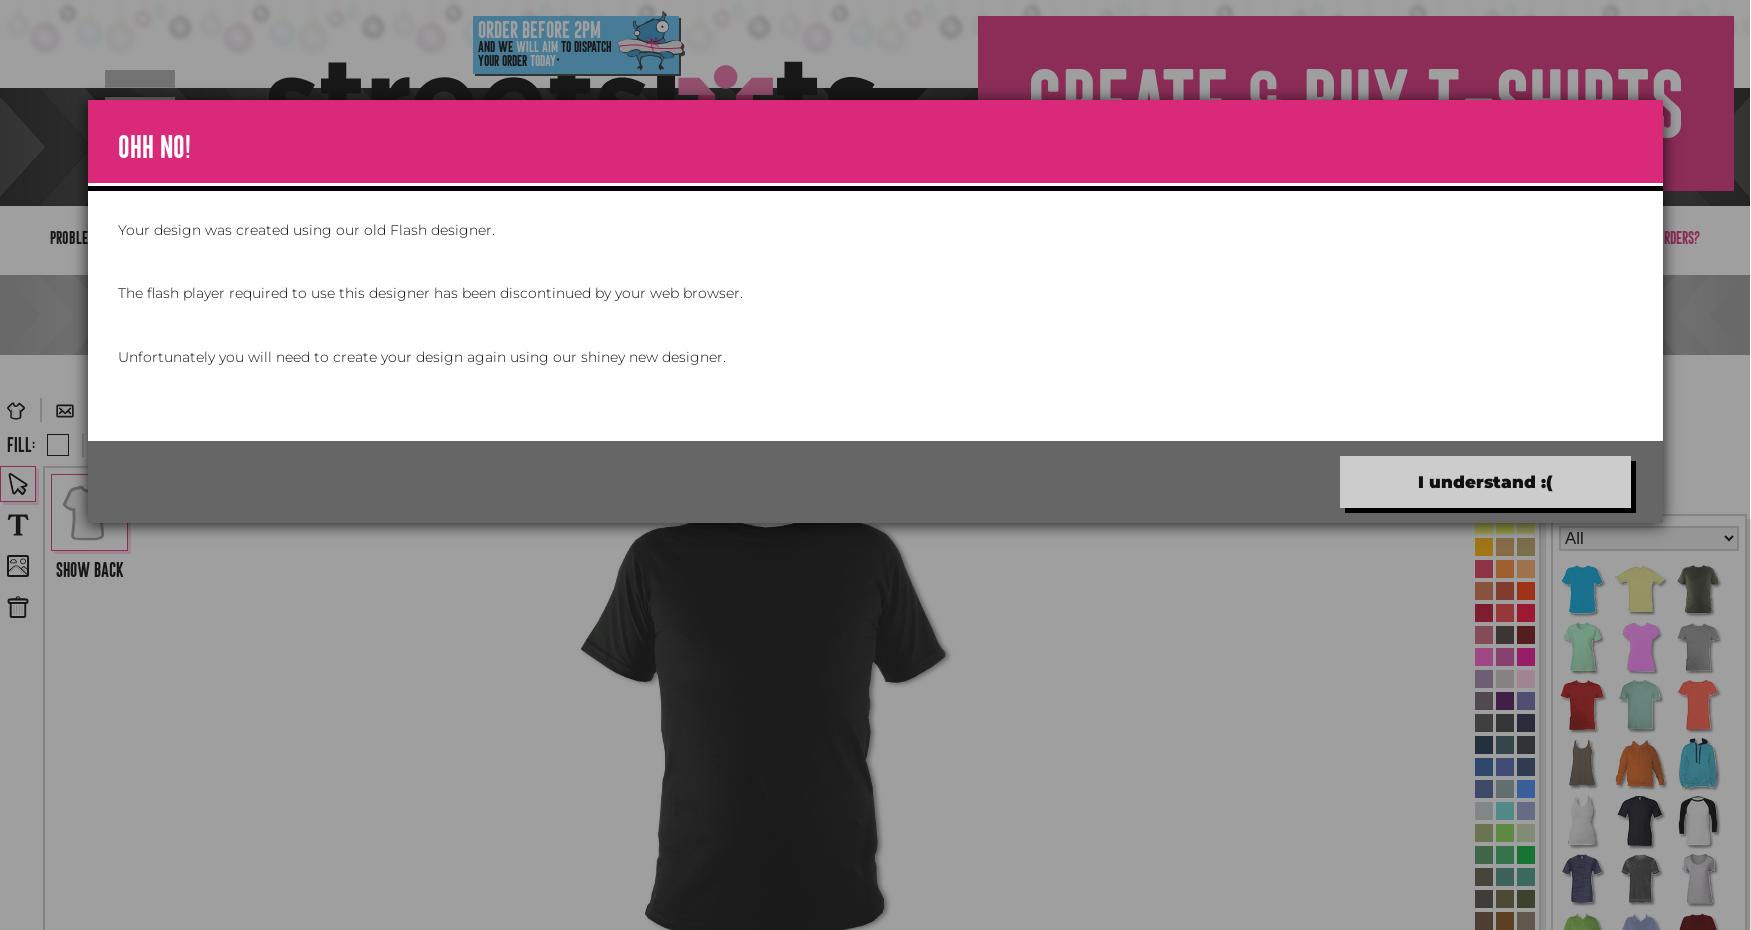  I want to click on 'Order before 2pm', so click(537, 28).